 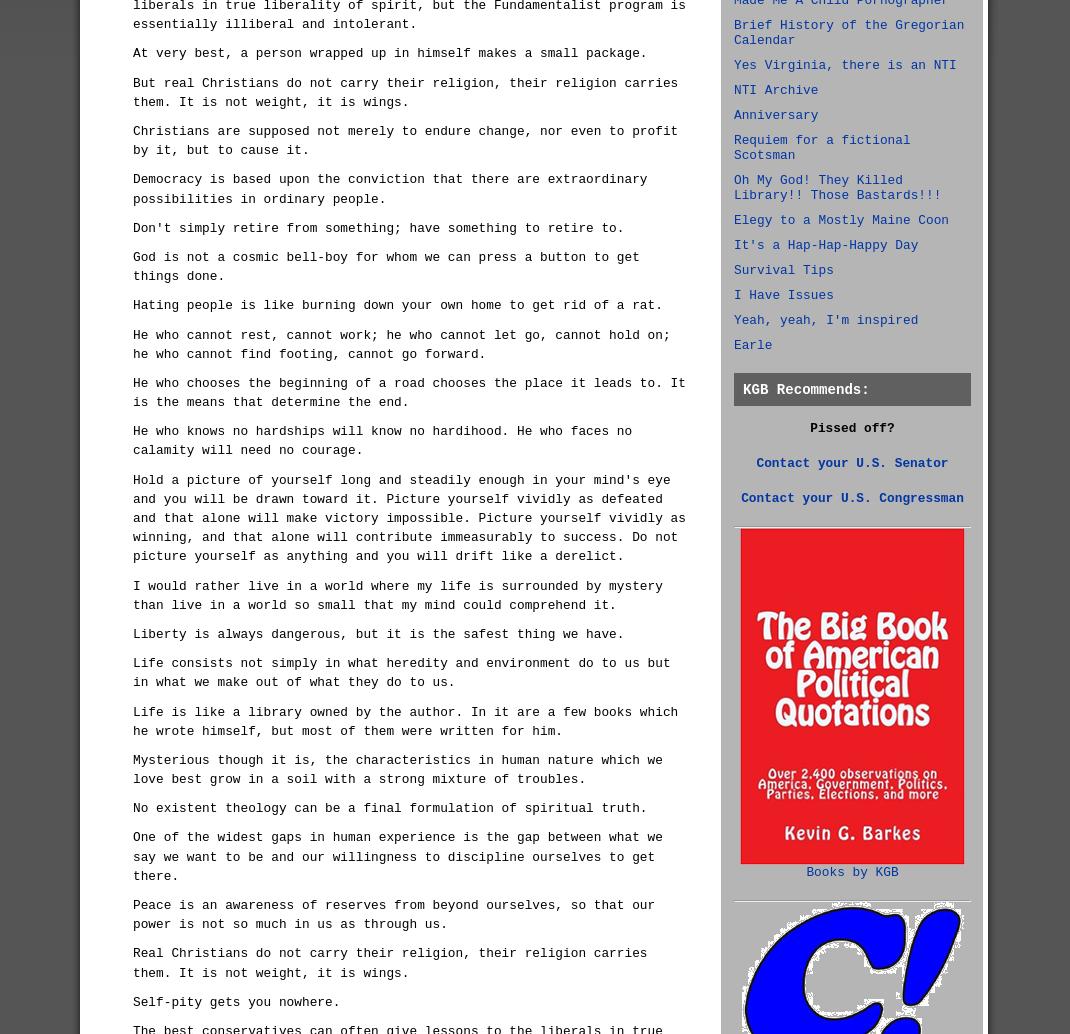 What do you see at coordinates (400, 673) in the screenshot?
I see `'Life consists not simply in what heredity and environment do to us but 
      in what we make out of what they do to us.'` at bounding box center [400, 673].